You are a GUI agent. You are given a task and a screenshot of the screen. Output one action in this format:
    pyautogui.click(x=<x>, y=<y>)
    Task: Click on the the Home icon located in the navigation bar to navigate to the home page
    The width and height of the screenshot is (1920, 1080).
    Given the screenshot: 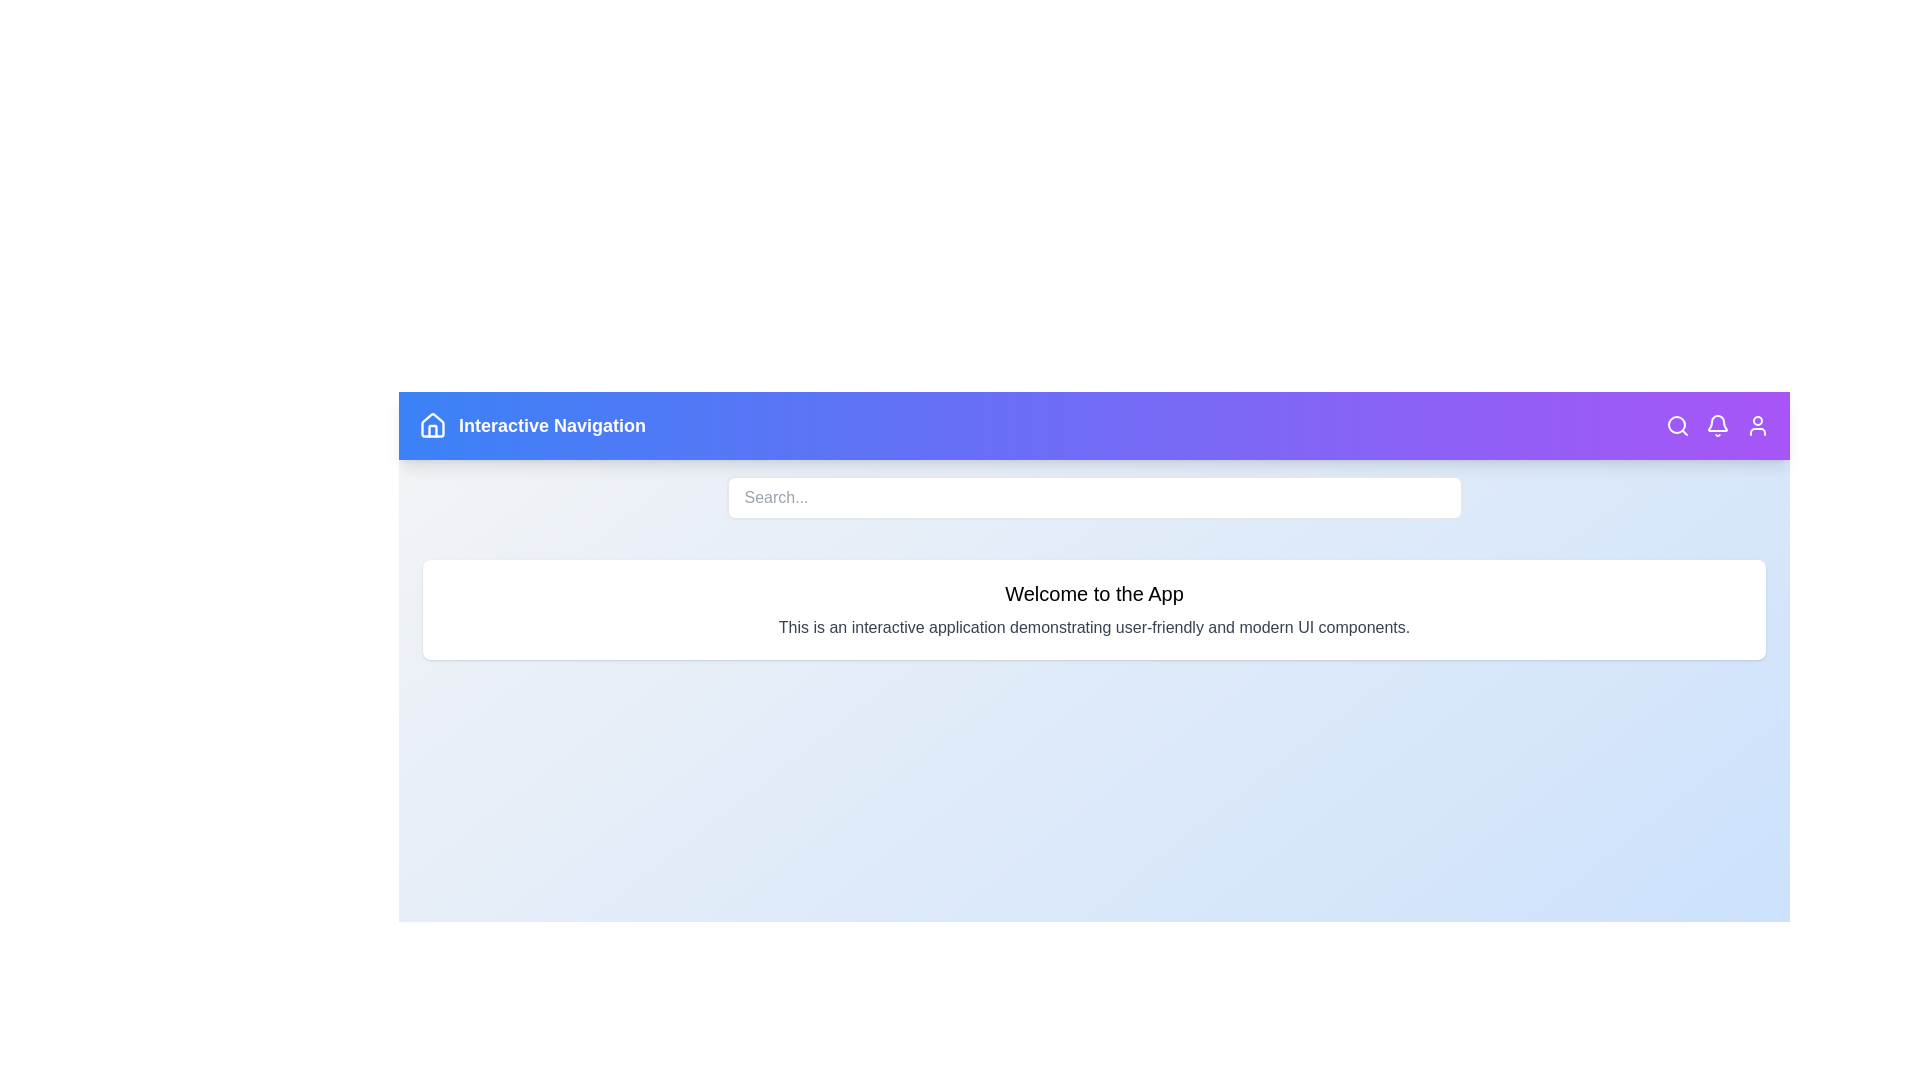 What is the action you would take?
    pyautogui.click(x=431, y=424)
    